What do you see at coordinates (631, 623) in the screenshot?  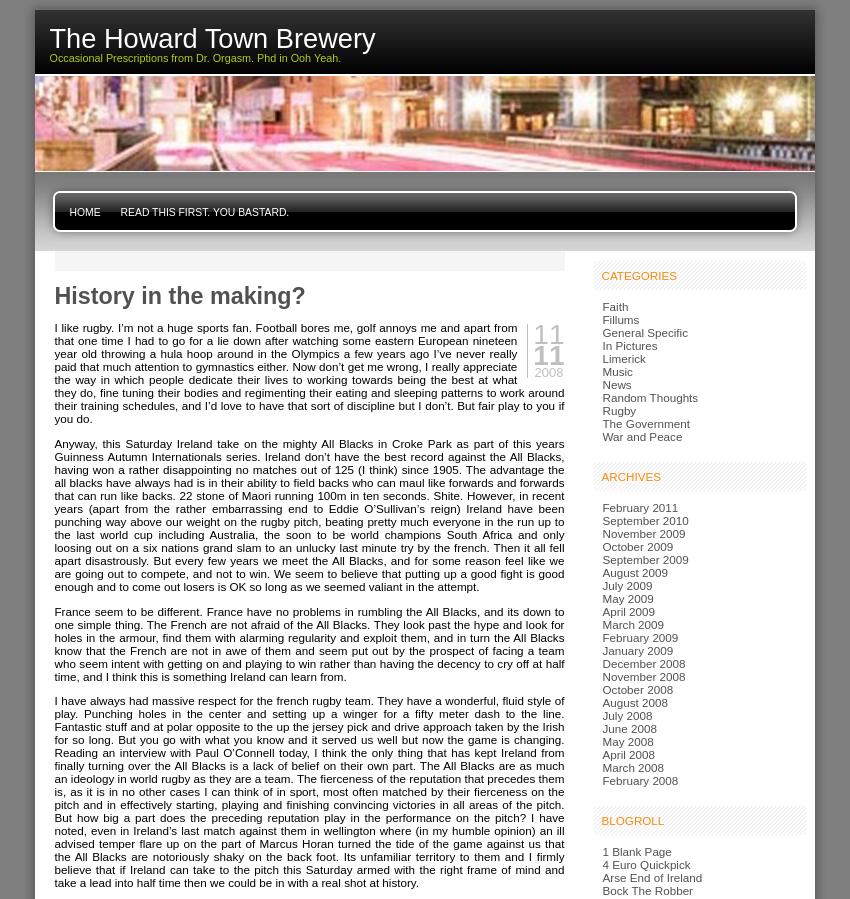 I see `'March 2009'` at bounding box center [631, 623].